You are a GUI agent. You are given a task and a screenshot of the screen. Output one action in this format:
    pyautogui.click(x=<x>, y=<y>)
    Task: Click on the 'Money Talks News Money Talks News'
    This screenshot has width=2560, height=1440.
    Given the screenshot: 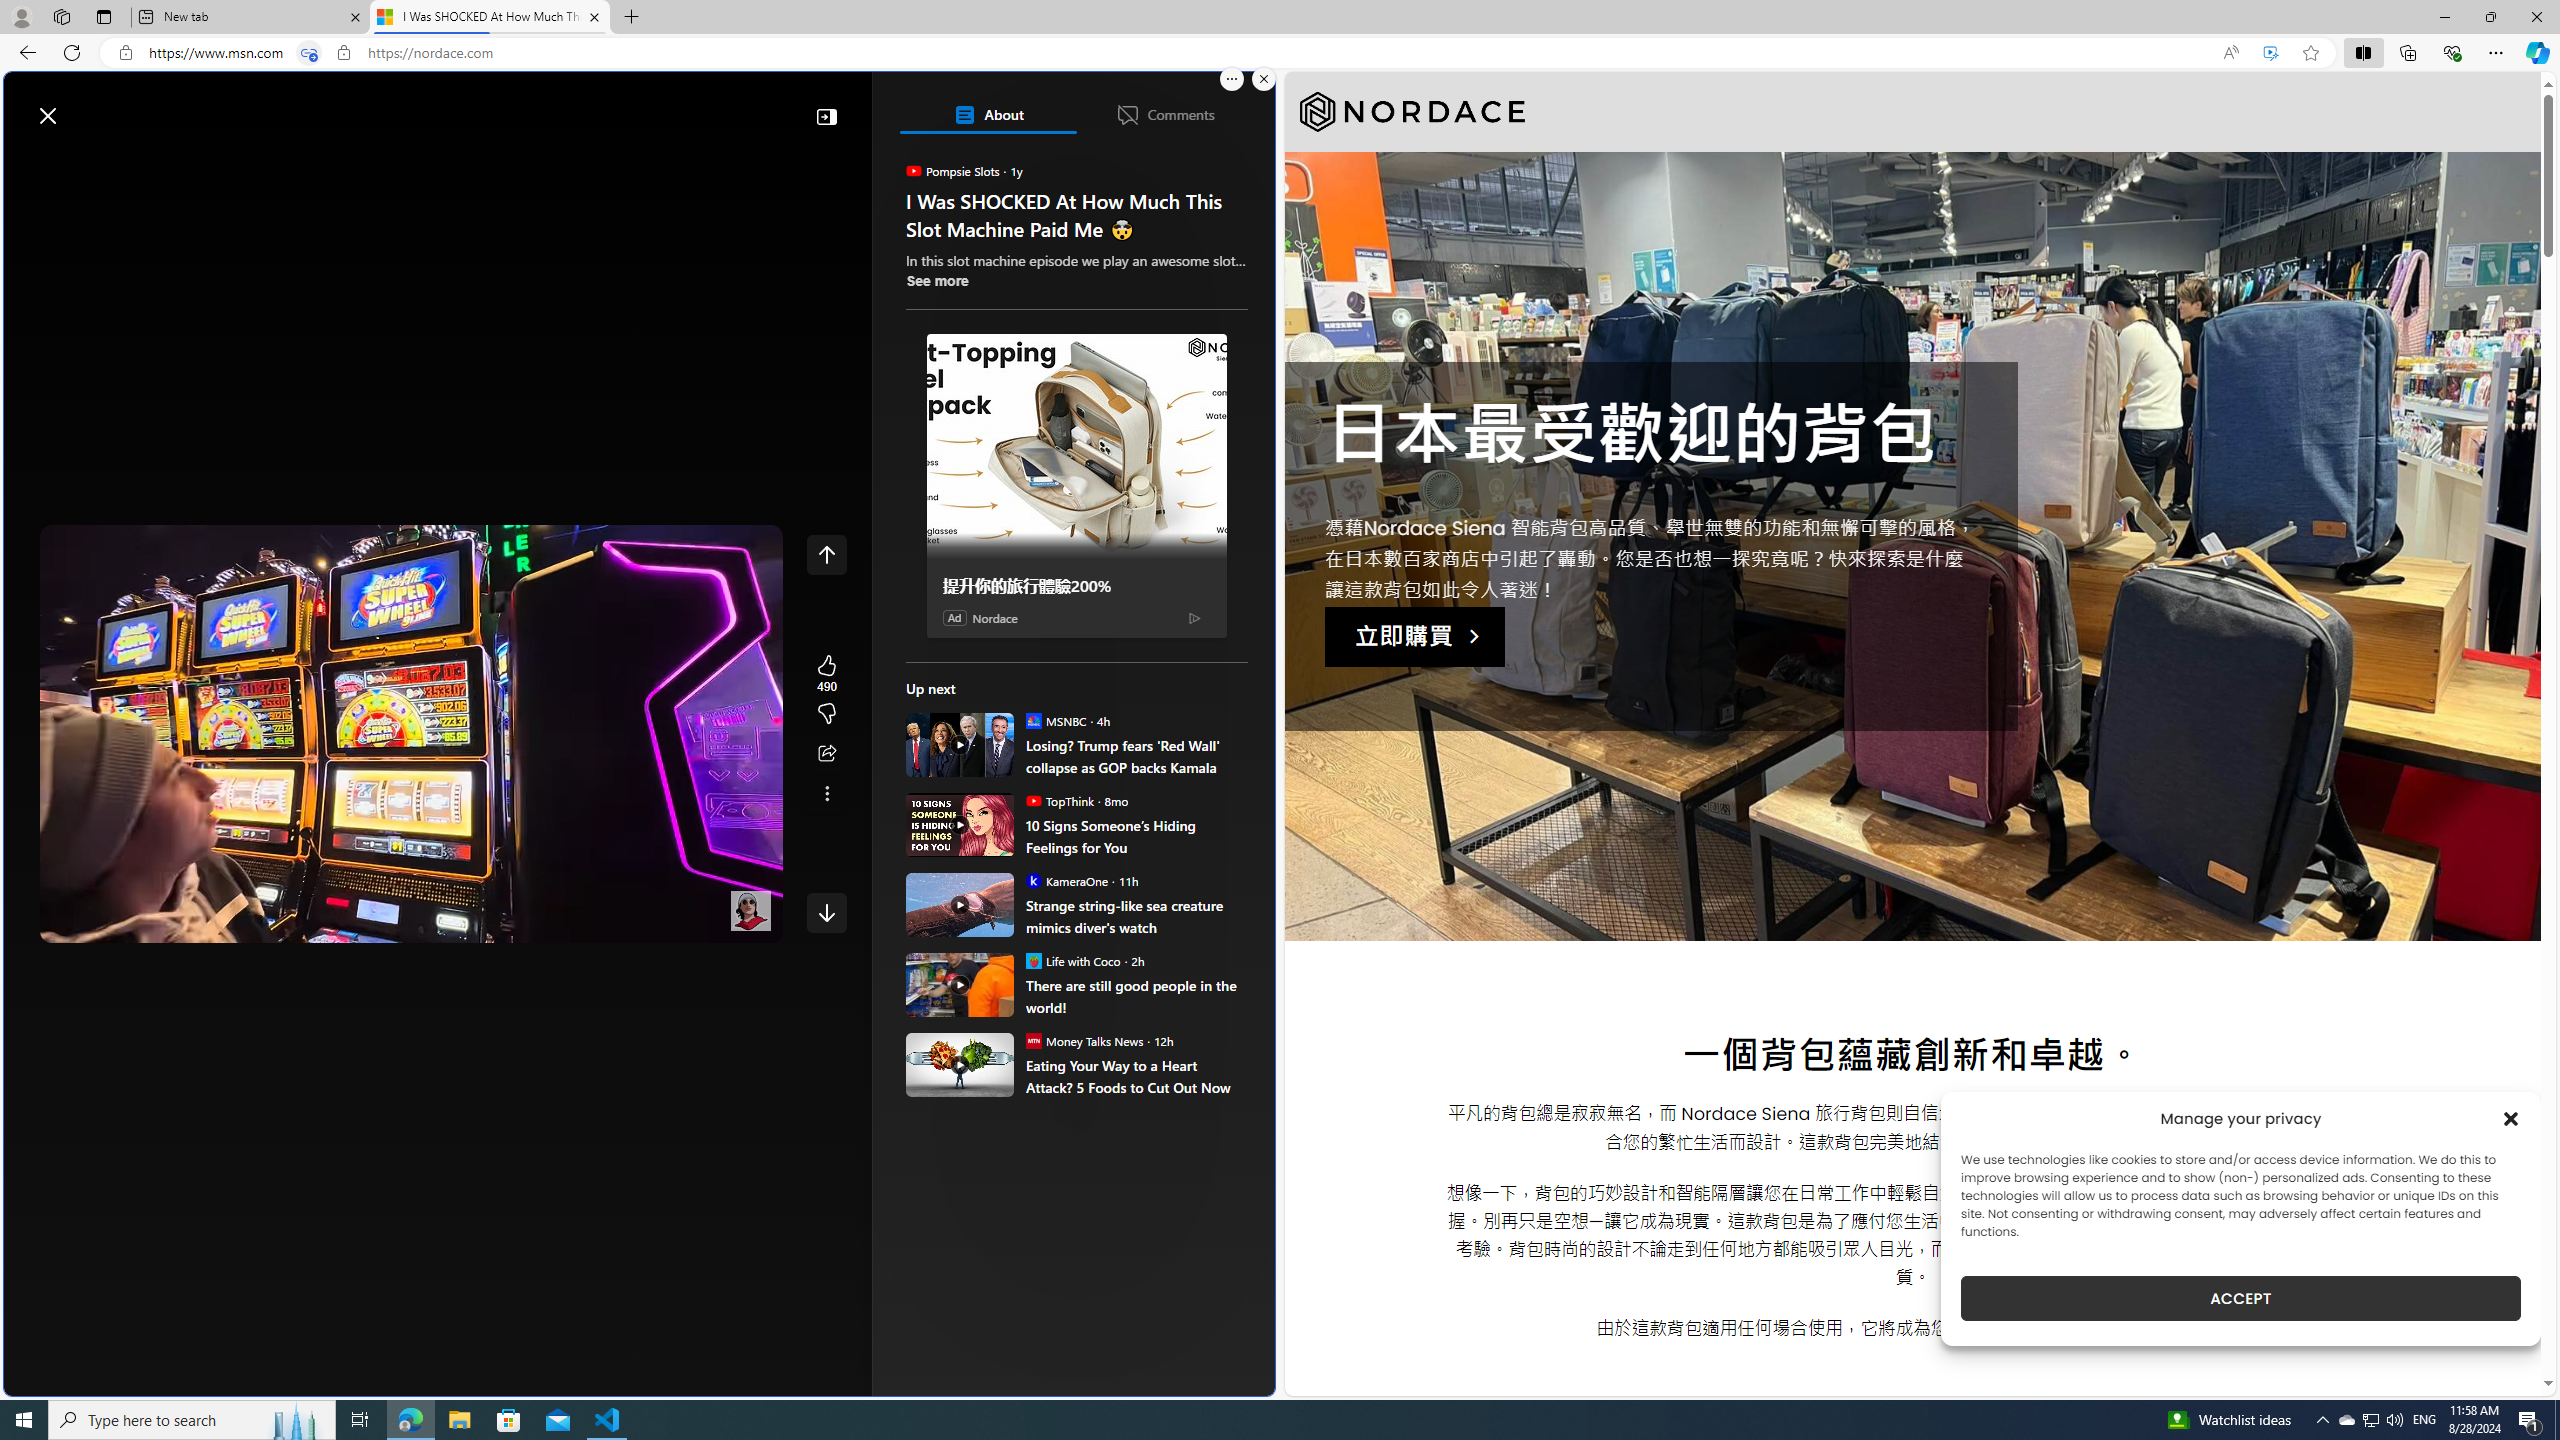 What is the action you would take?
    pyautogui.click(x=1084, y=1039)
    